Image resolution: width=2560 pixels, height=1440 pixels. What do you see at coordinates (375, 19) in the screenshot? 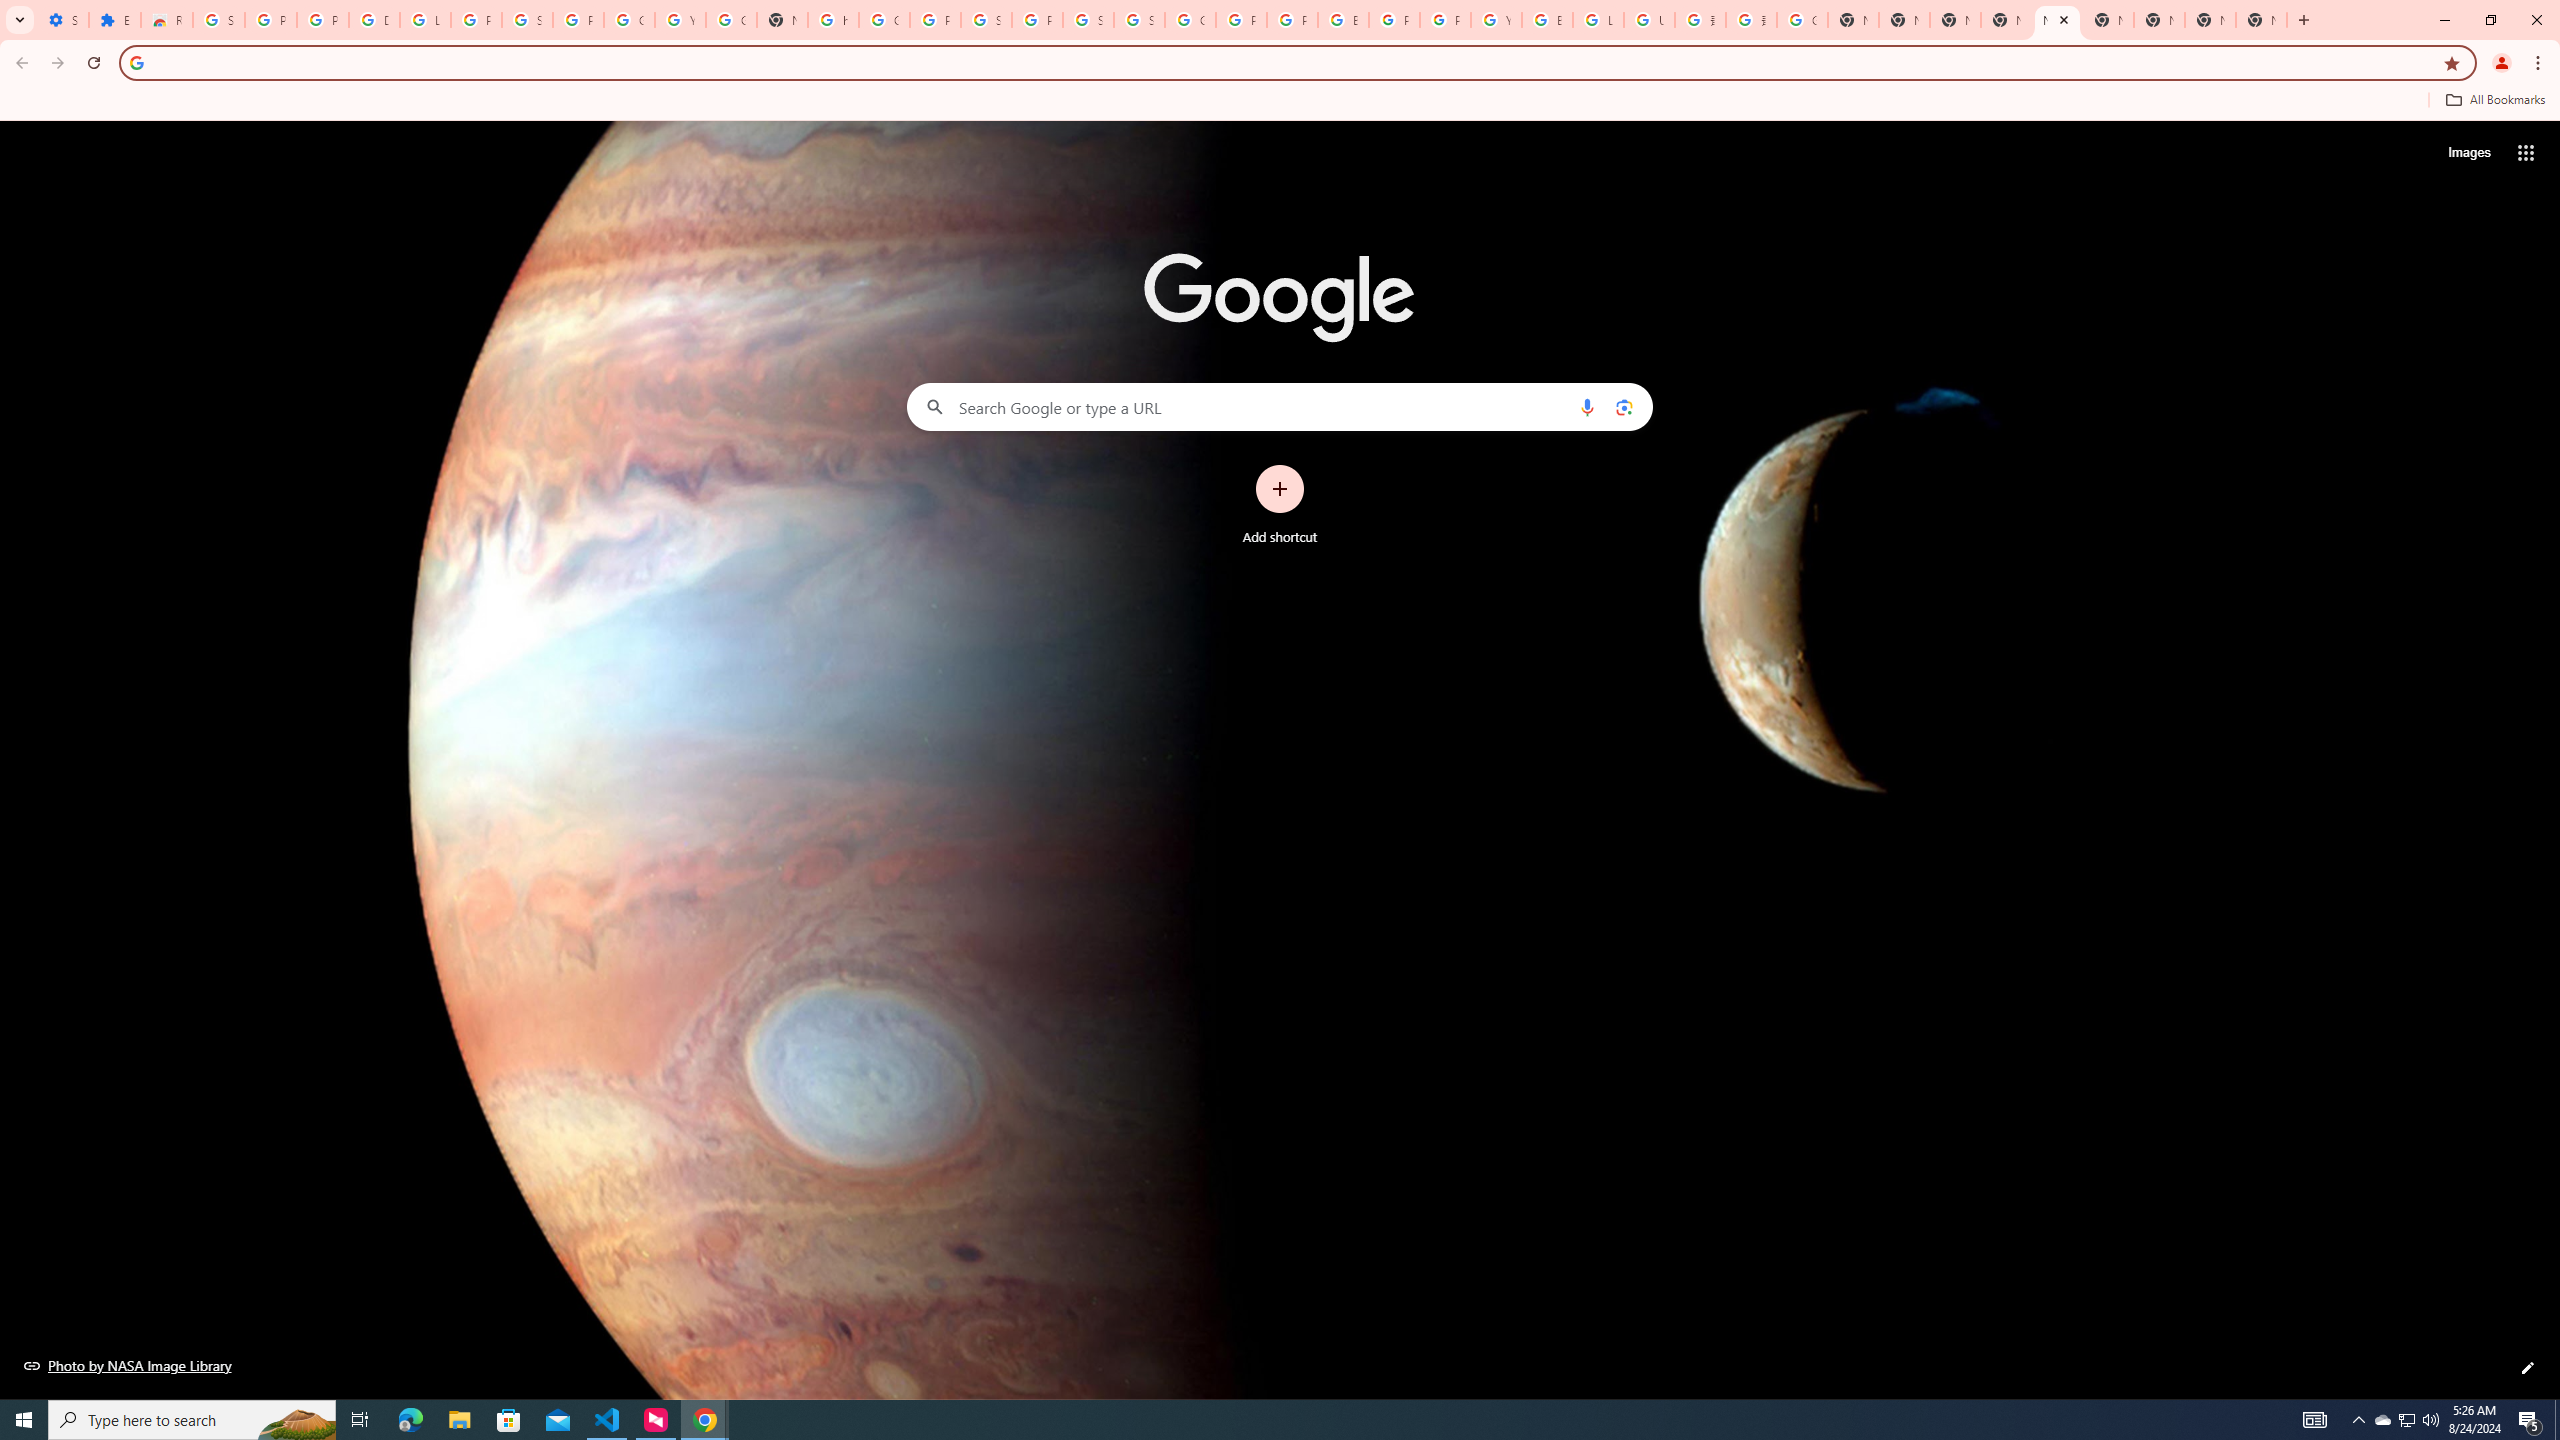
I see `'Delete photos & videos - Computer - Google Photos Help'` at bounding box center [375, 19].